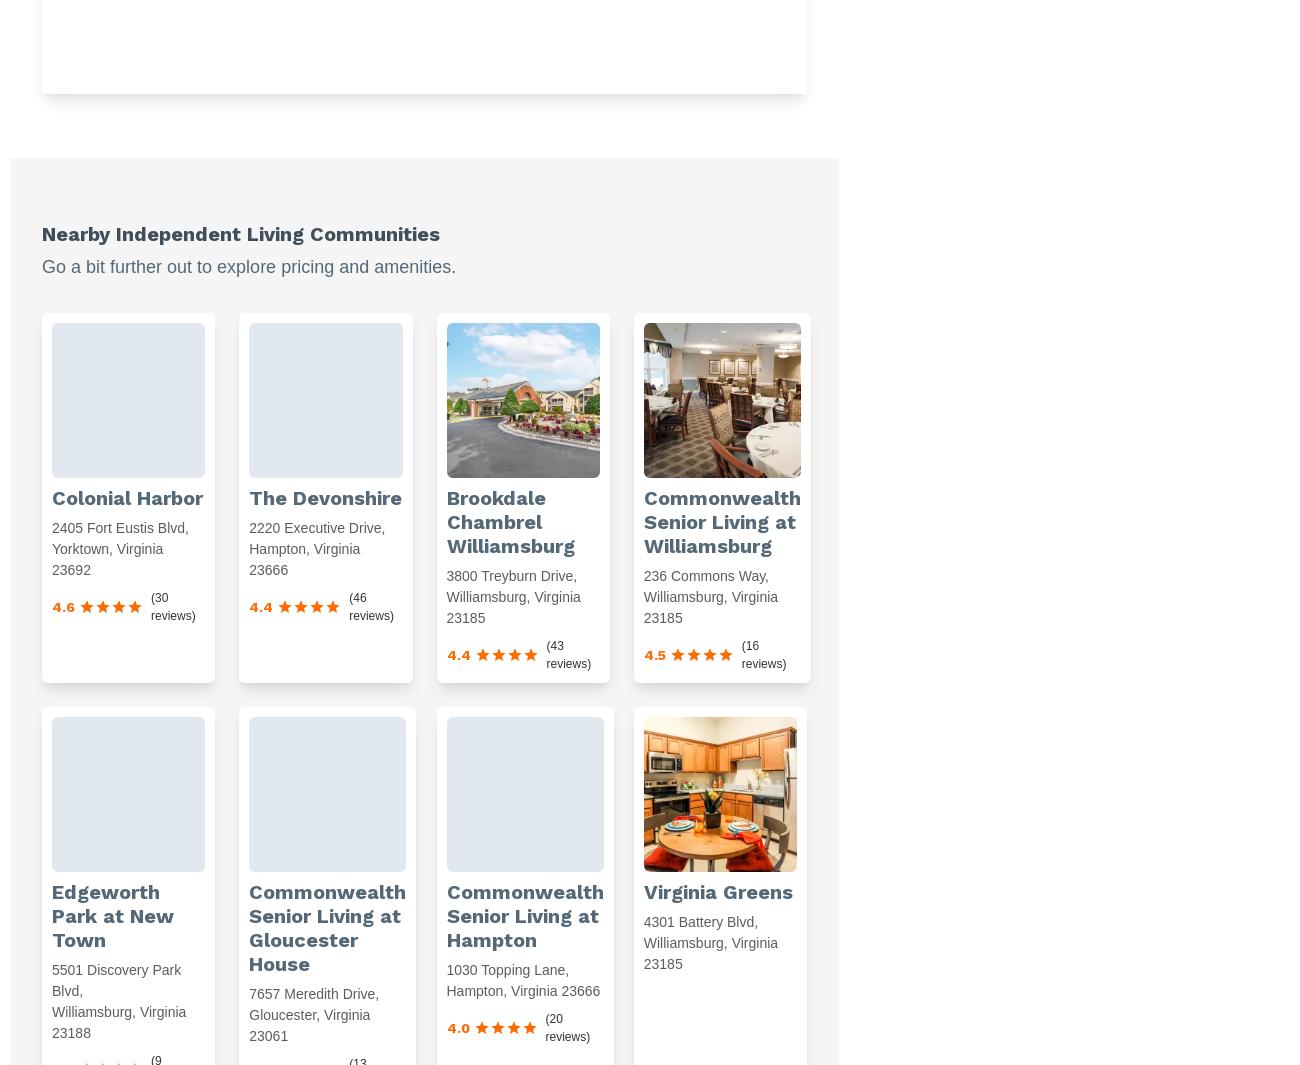 This screenshot has height=1065, width=1300. I want to click on 'Yorktown, Virginia 23692', so click(107, 559).